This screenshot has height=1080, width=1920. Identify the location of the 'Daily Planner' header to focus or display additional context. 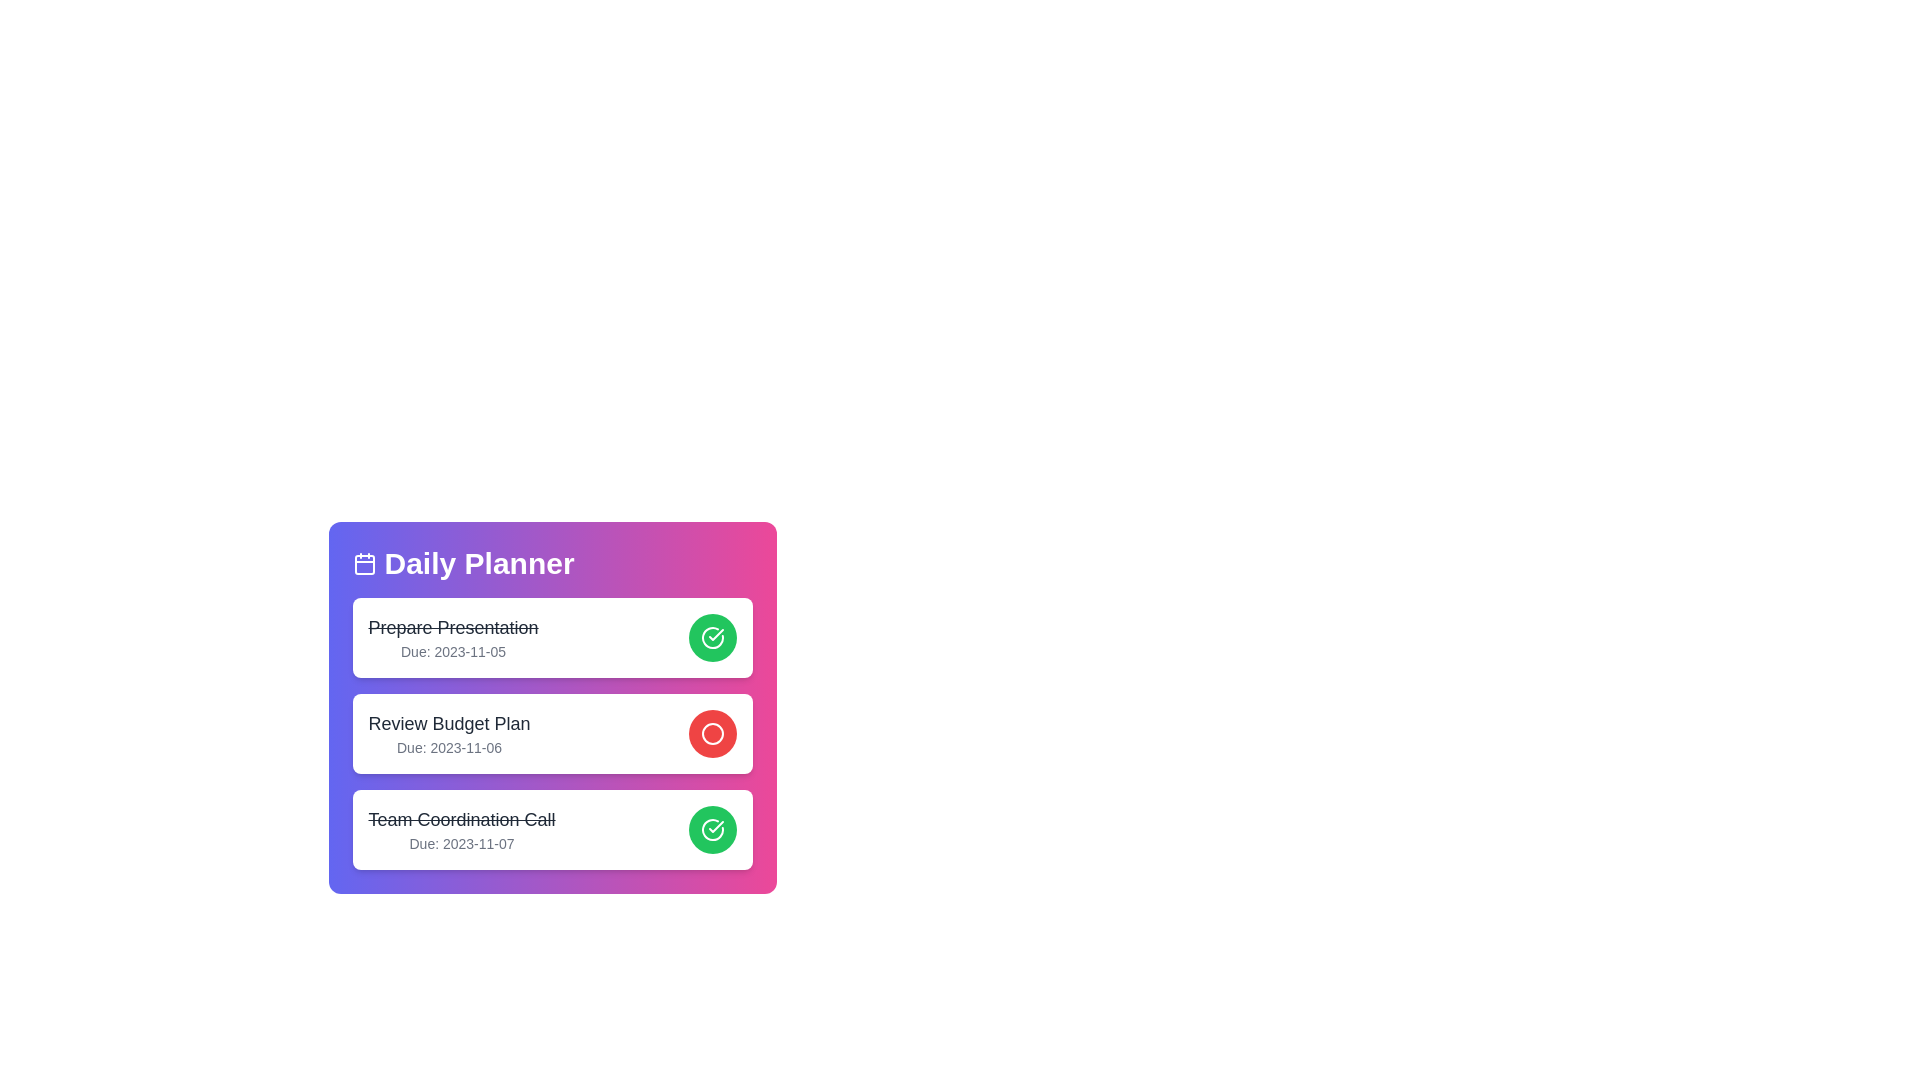
(552, 563).